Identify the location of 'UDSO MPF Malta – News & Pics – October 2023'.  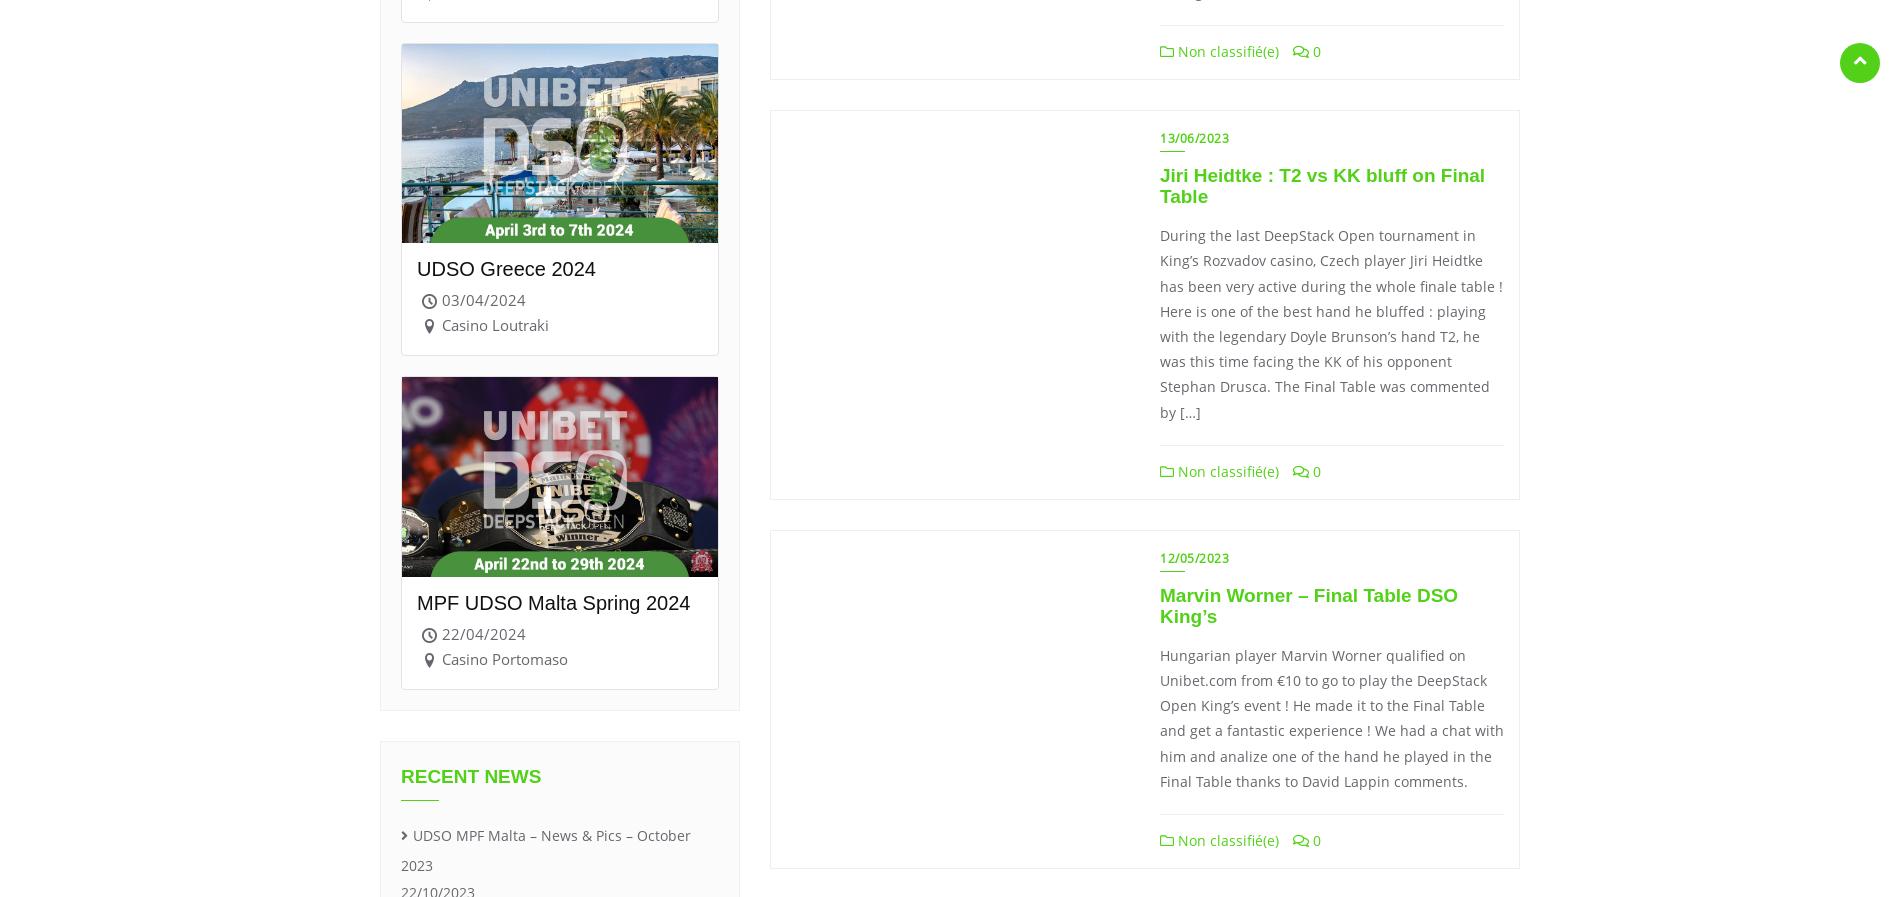
(546, 849).